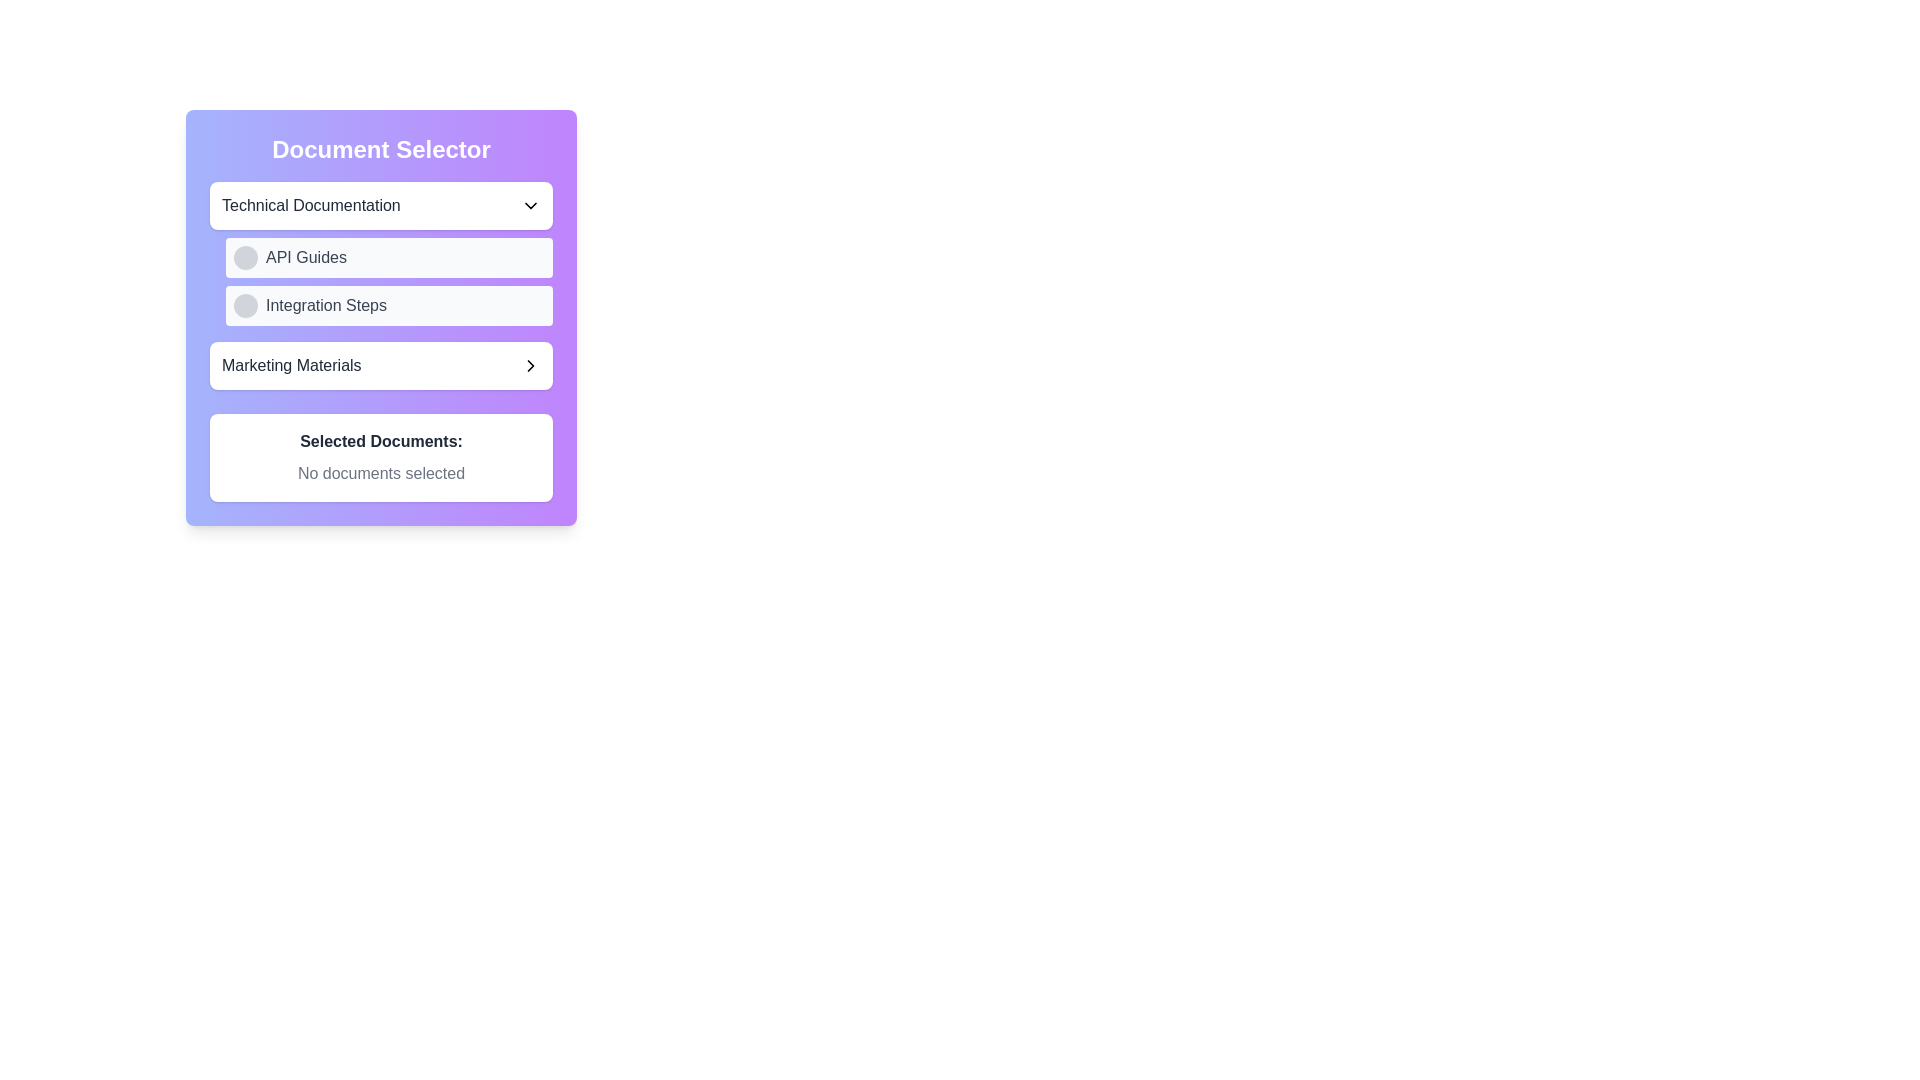  Describe the element at coordinates (389, 305) in the screenshot. I see `the 'Integration Steps' list item, which is the second option under the 'Technical Documentation' dropdown` at that location.